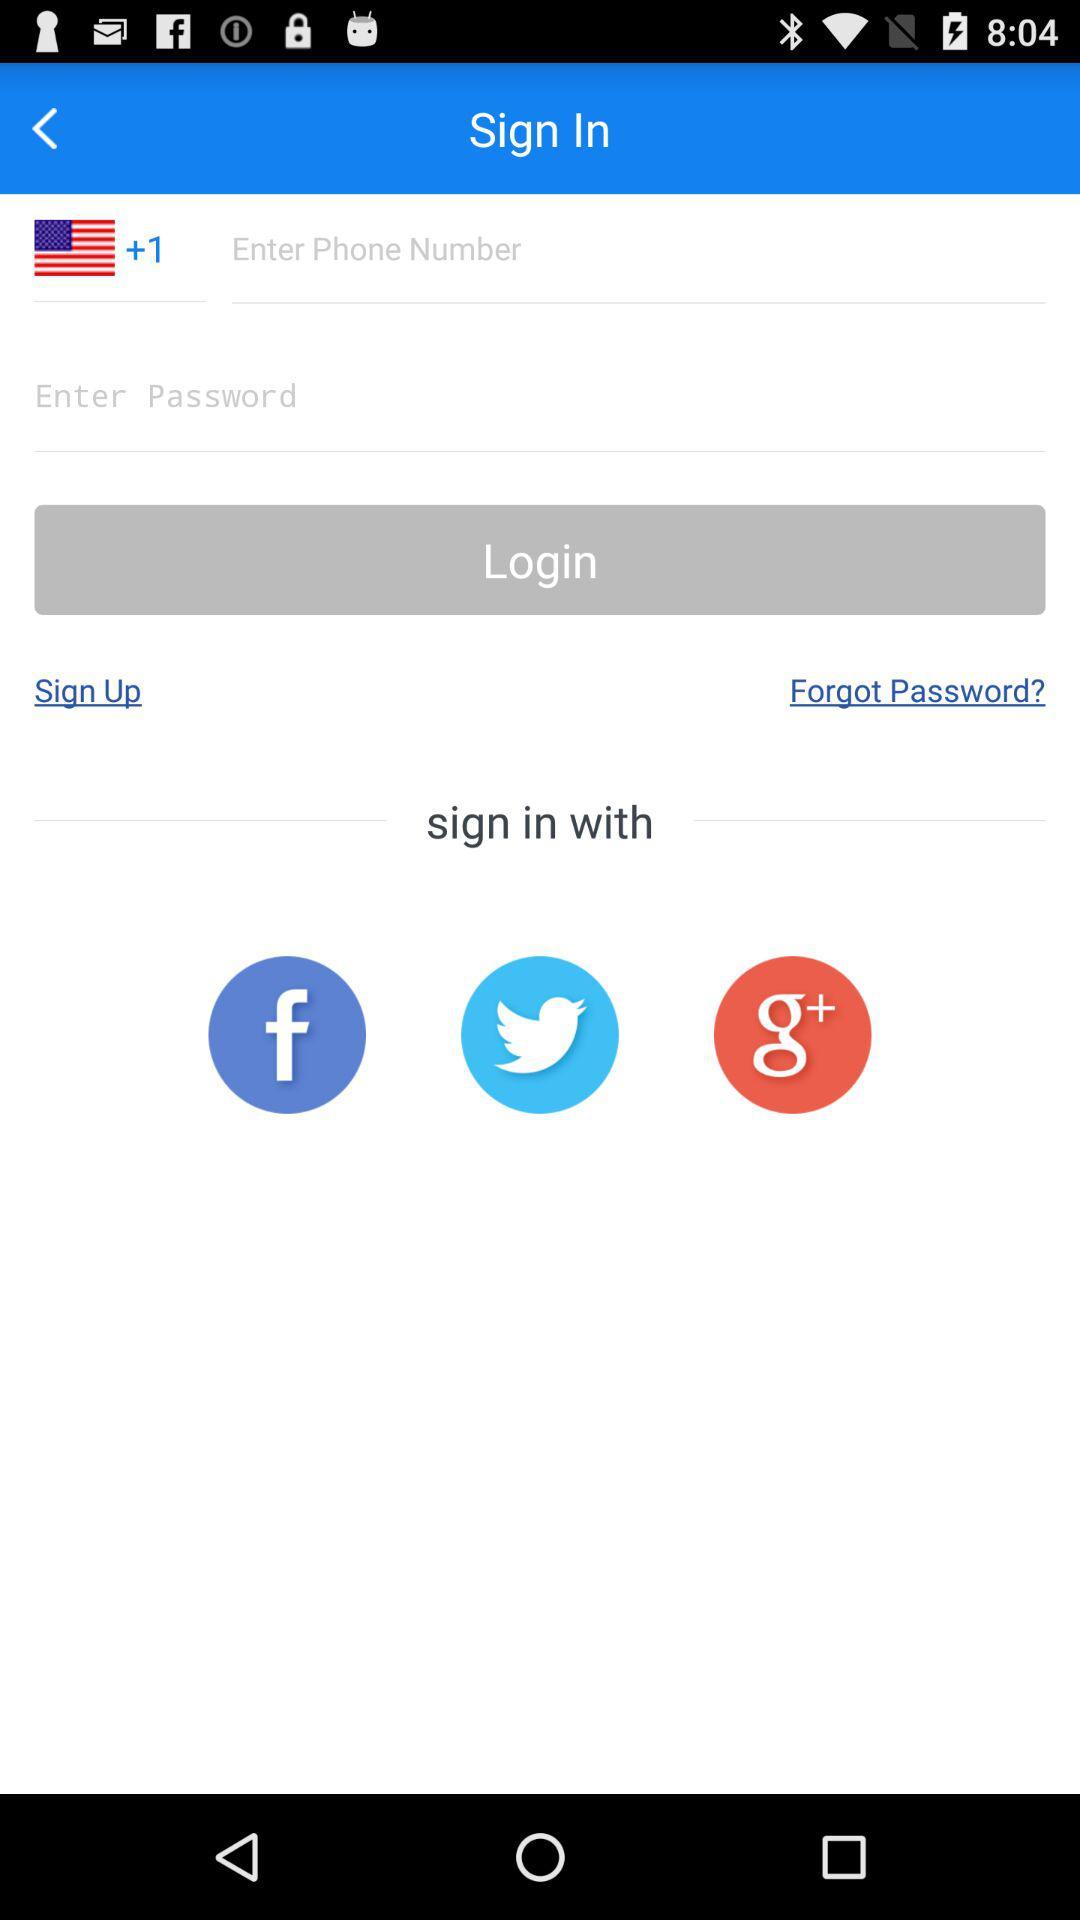 Image resolution: width=1080 pixels, height=1920 pixels. What do you see at coordinates (73, 246) in the screenshot?
I see `usa flag` at bounding box center [73, 246].